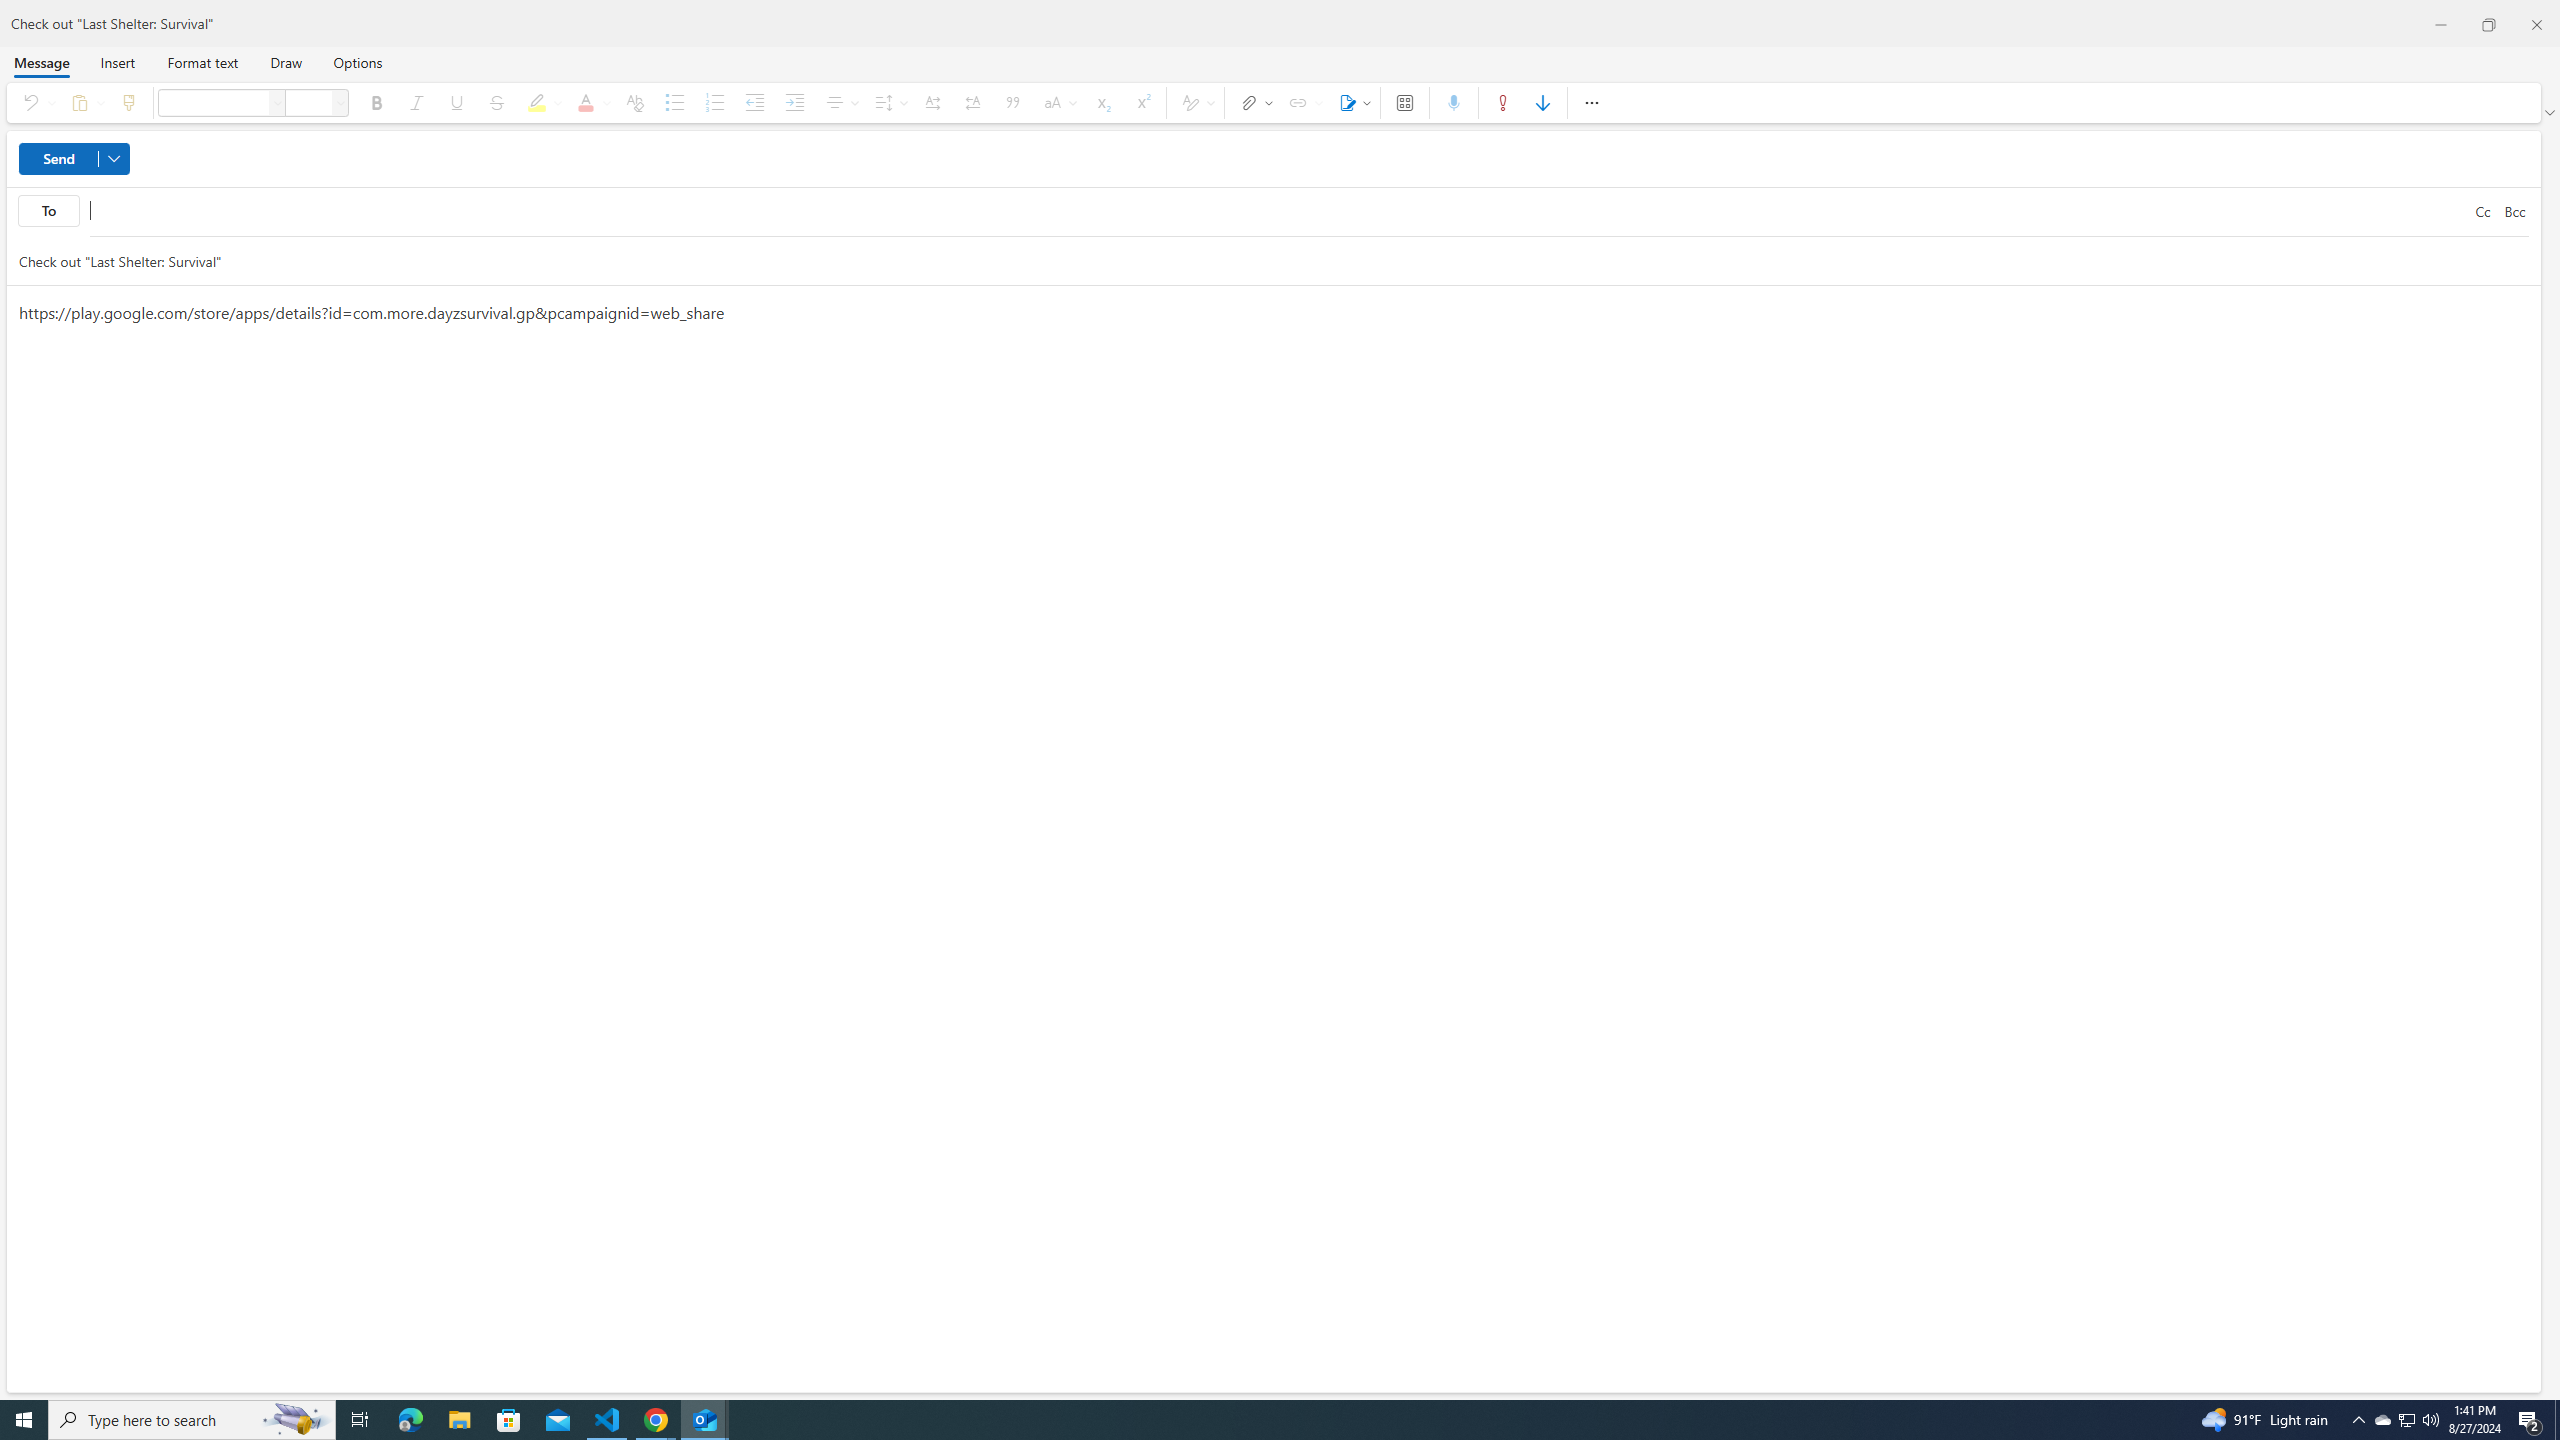 Image resolution: width=2560 pixels, height=1440 pixels. Describe the element at coordinates (1141, 102) in the screenshot. I see `'Superscript'` at that location.